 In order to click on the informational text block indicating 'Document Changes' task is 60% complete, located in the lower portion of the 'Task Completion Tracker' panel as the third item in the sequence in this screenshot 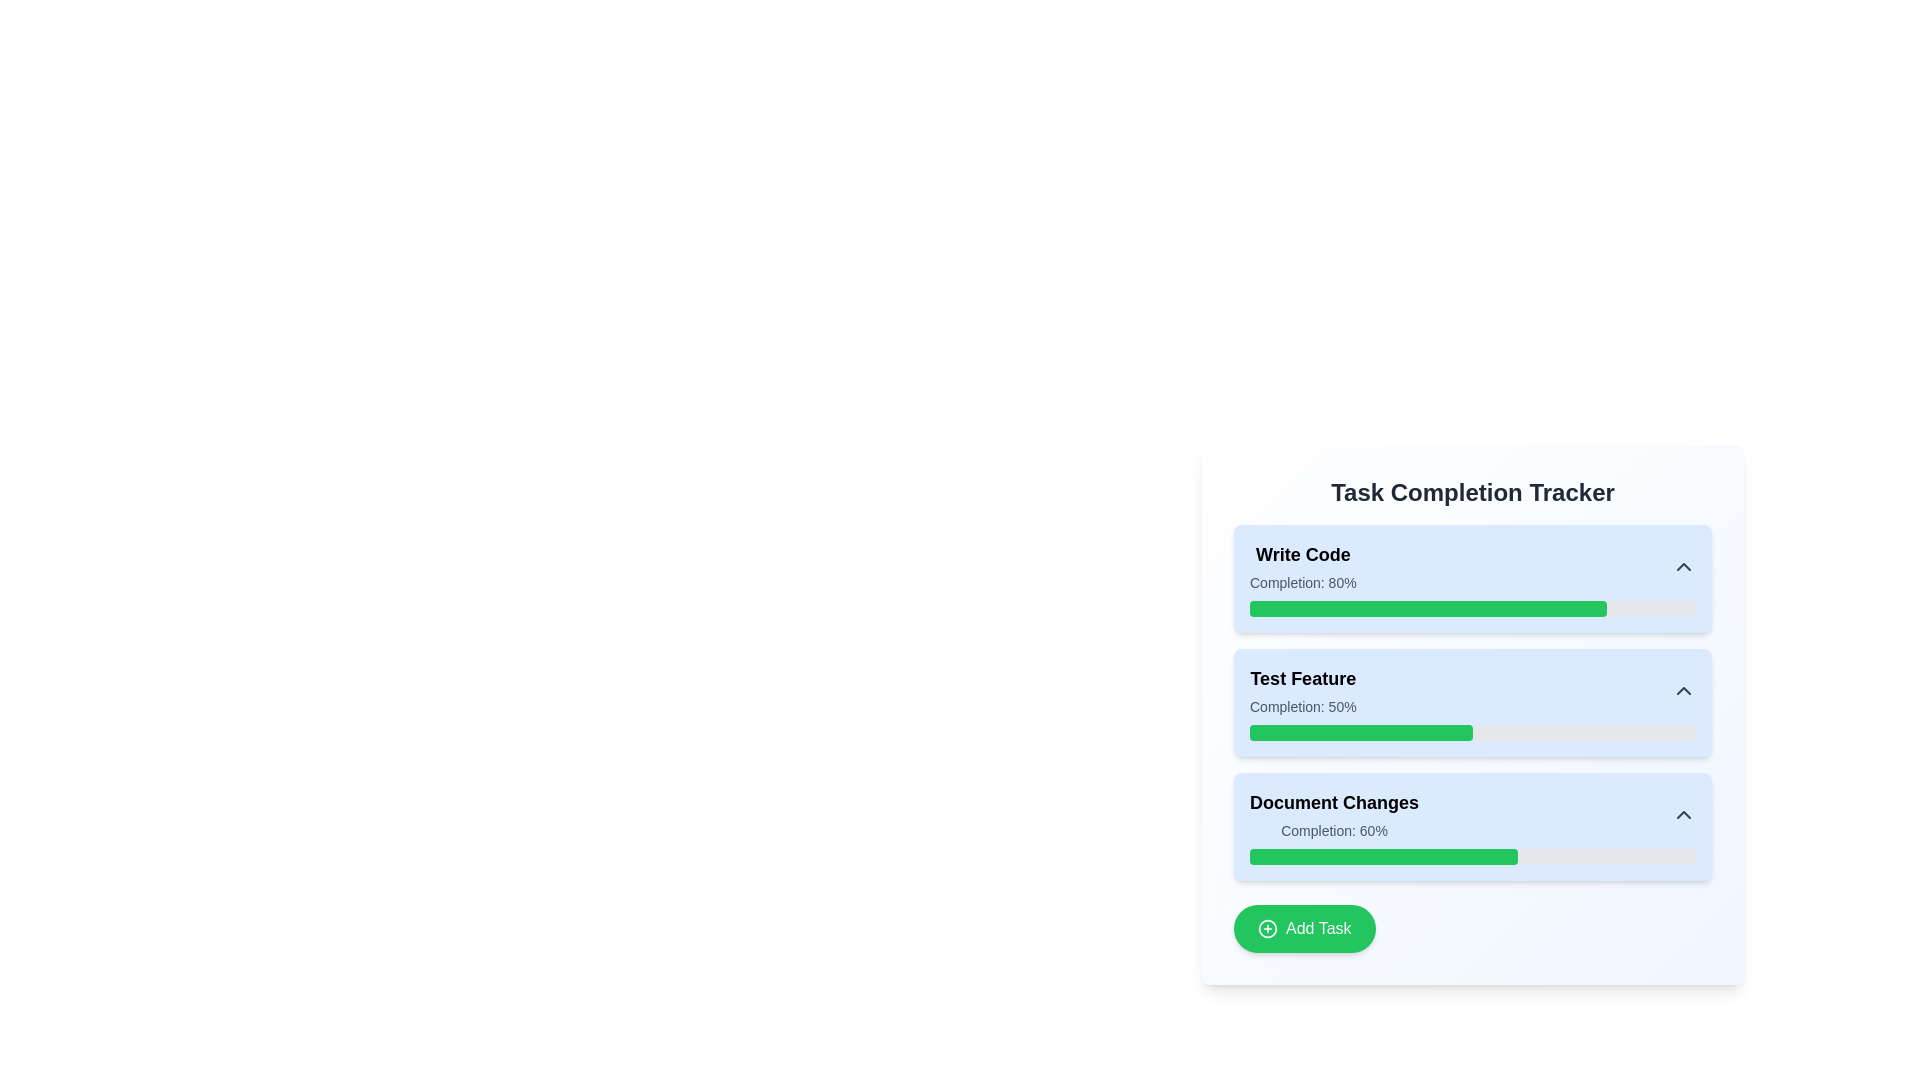, I will do `click(1334, 814)`.